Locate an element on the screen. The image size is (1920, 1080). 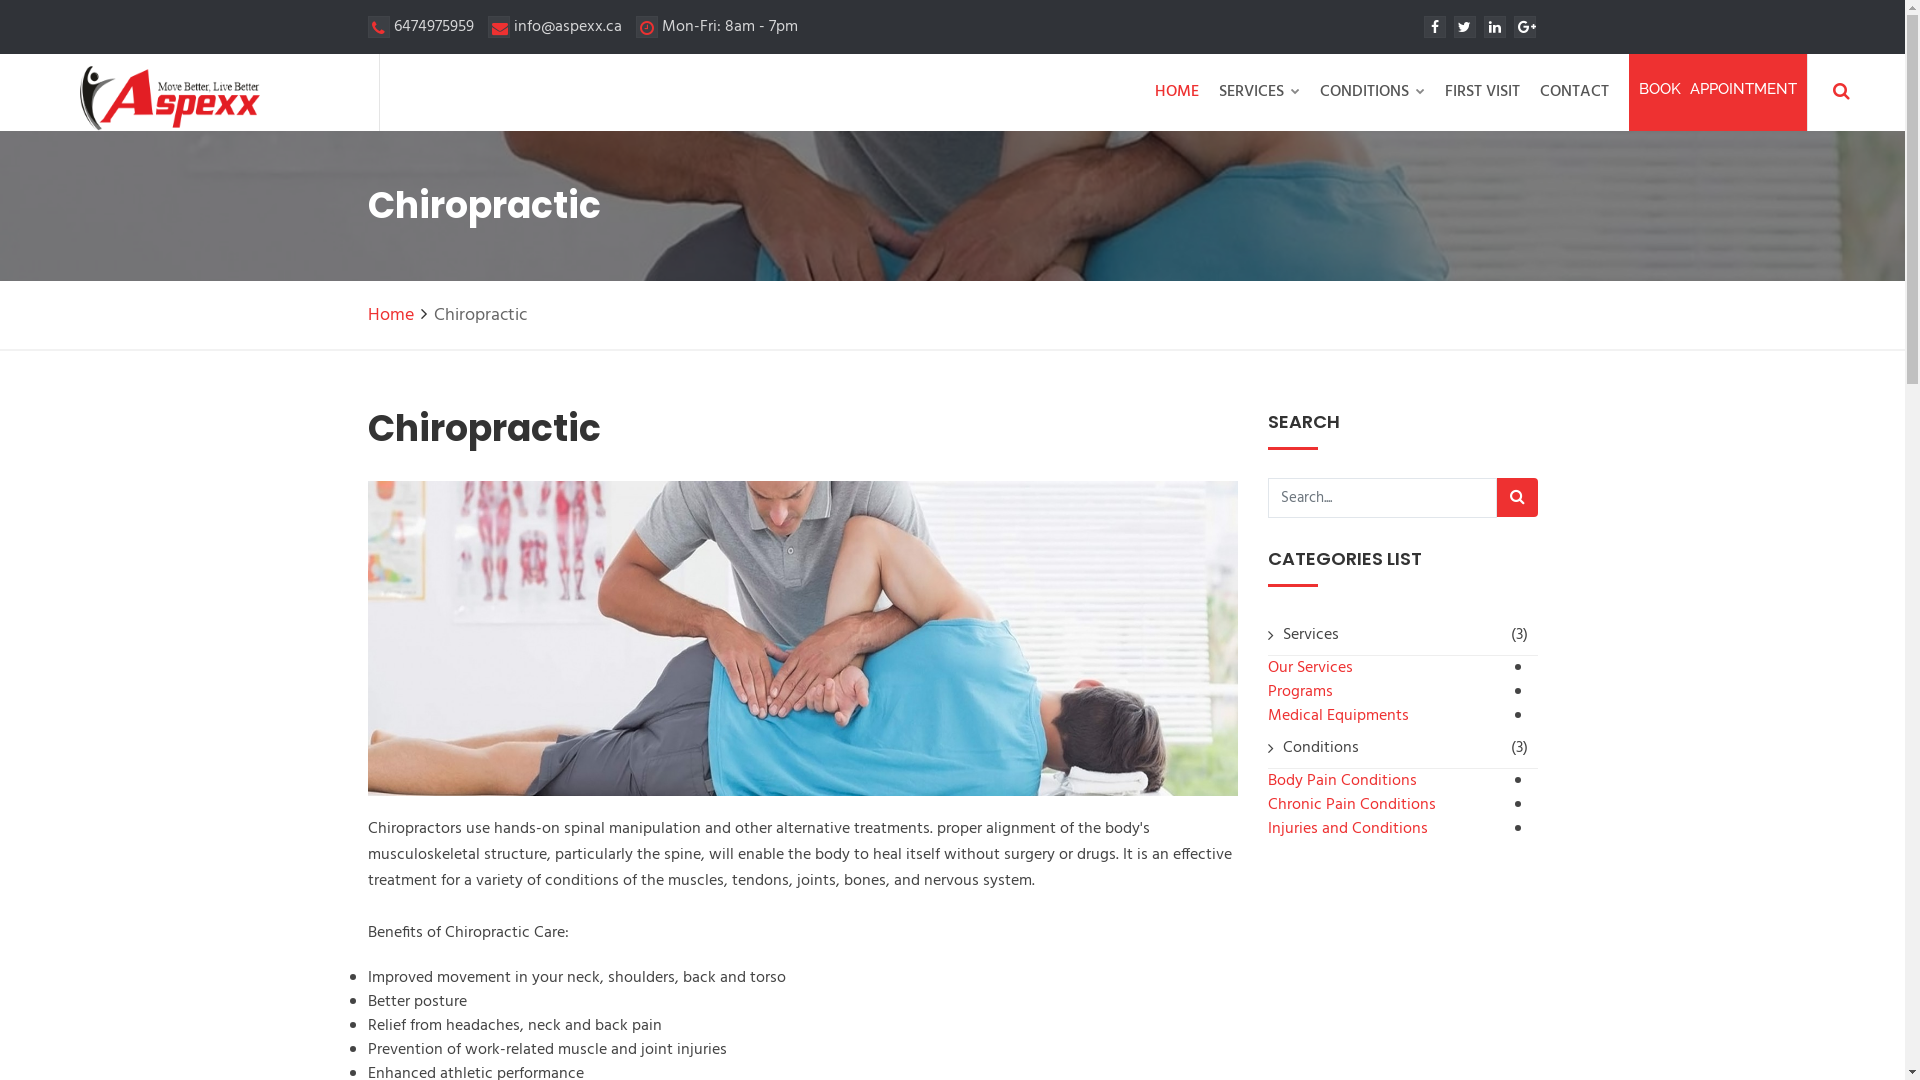
'Medical Equipments' is located at coordinates (1338, 715).